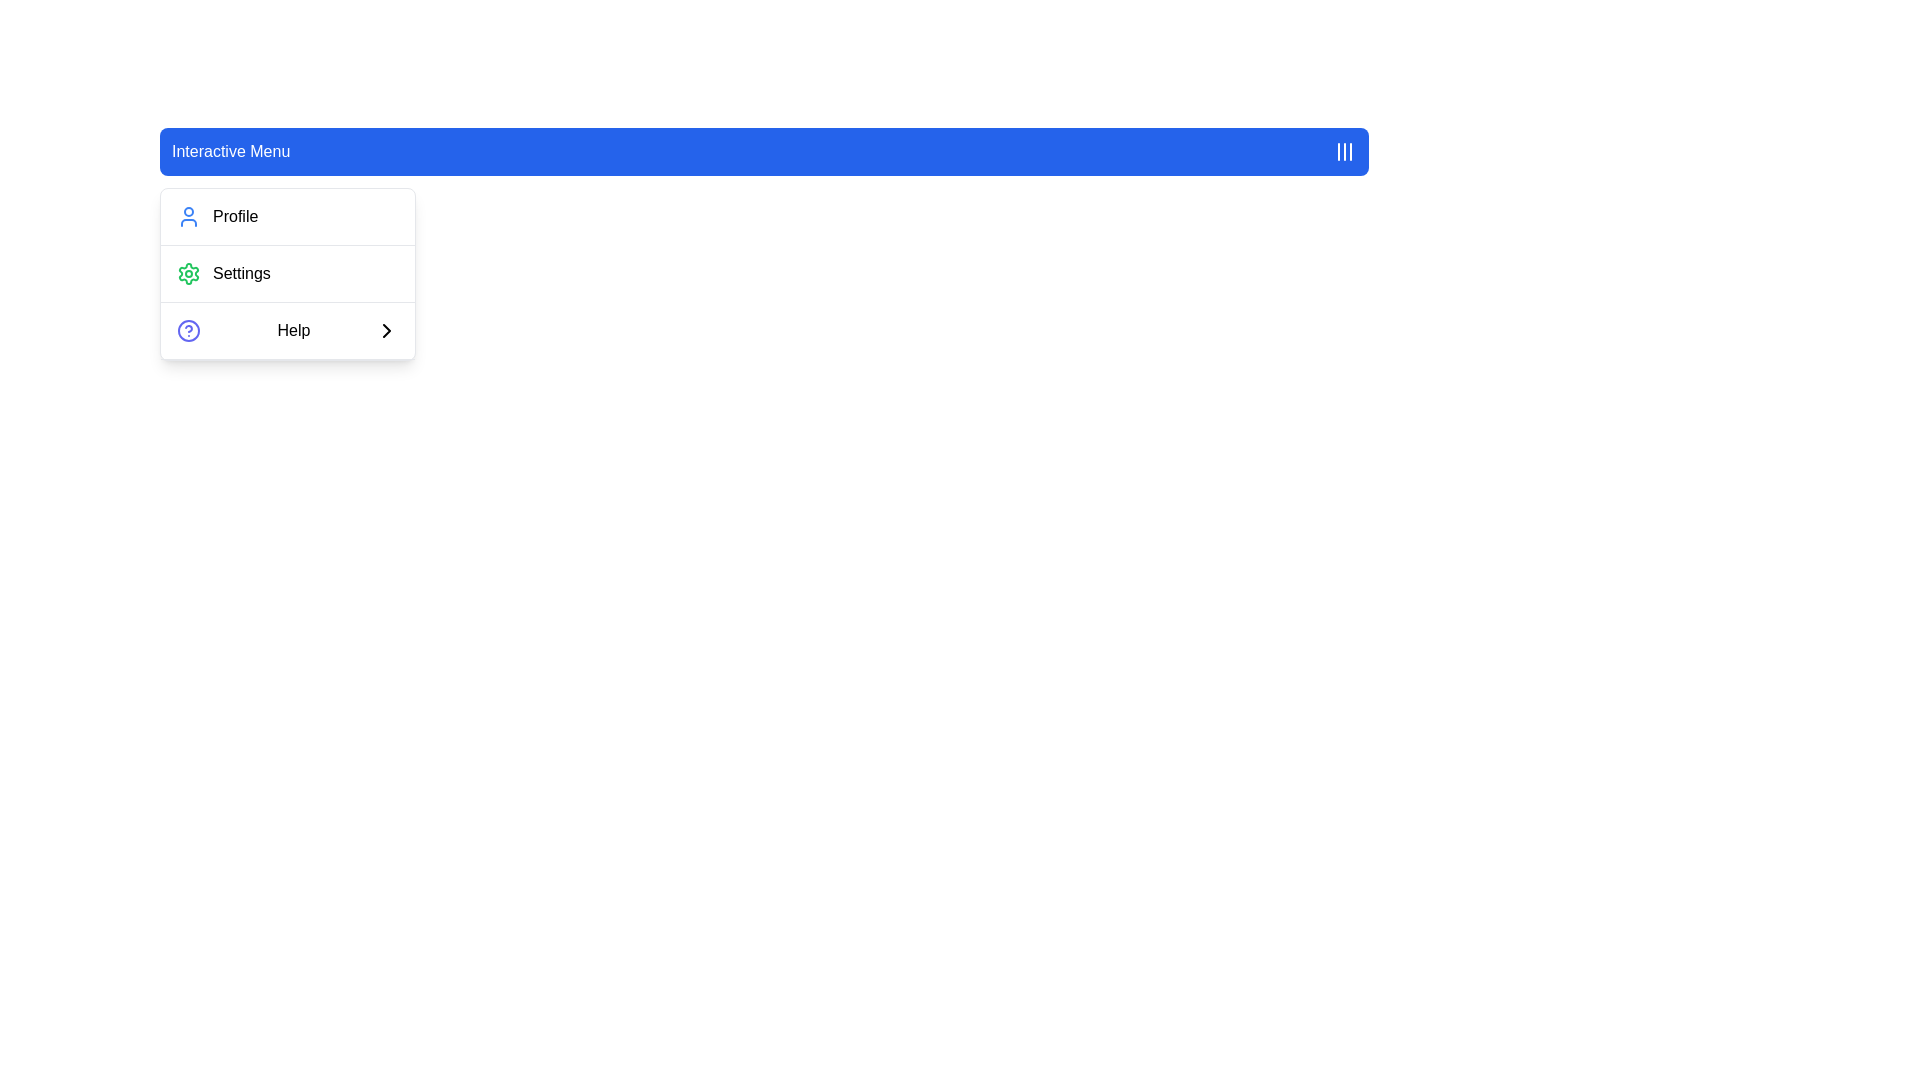 The width and height of the screenshot is (1920, 1080). What do you see at coordinates (188, 330) in the screenshot?
I see `the circular indigo question mark icon that is positioned to the left of the 'Help' text in the menu item` at bounding box center [188, 330].